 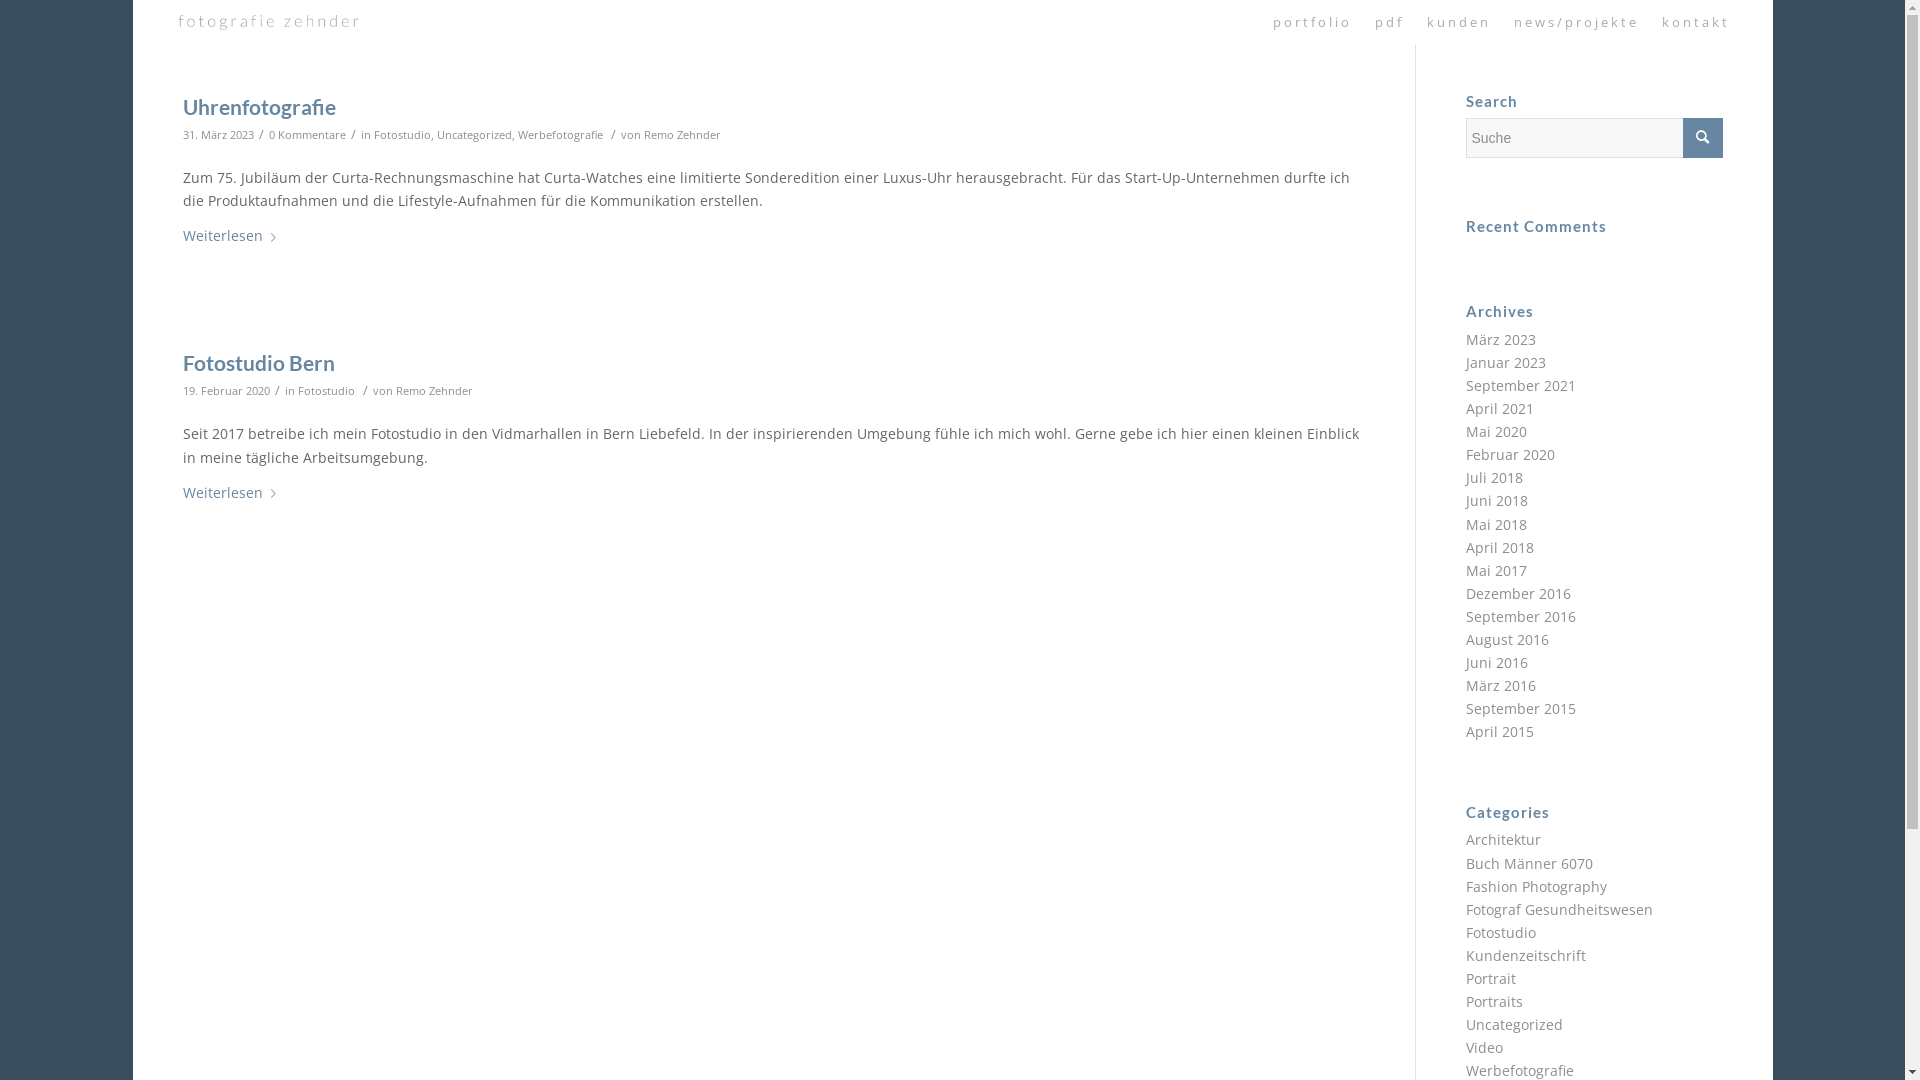 I want to click on '0 Kommentare', so click(x=267, y=134).